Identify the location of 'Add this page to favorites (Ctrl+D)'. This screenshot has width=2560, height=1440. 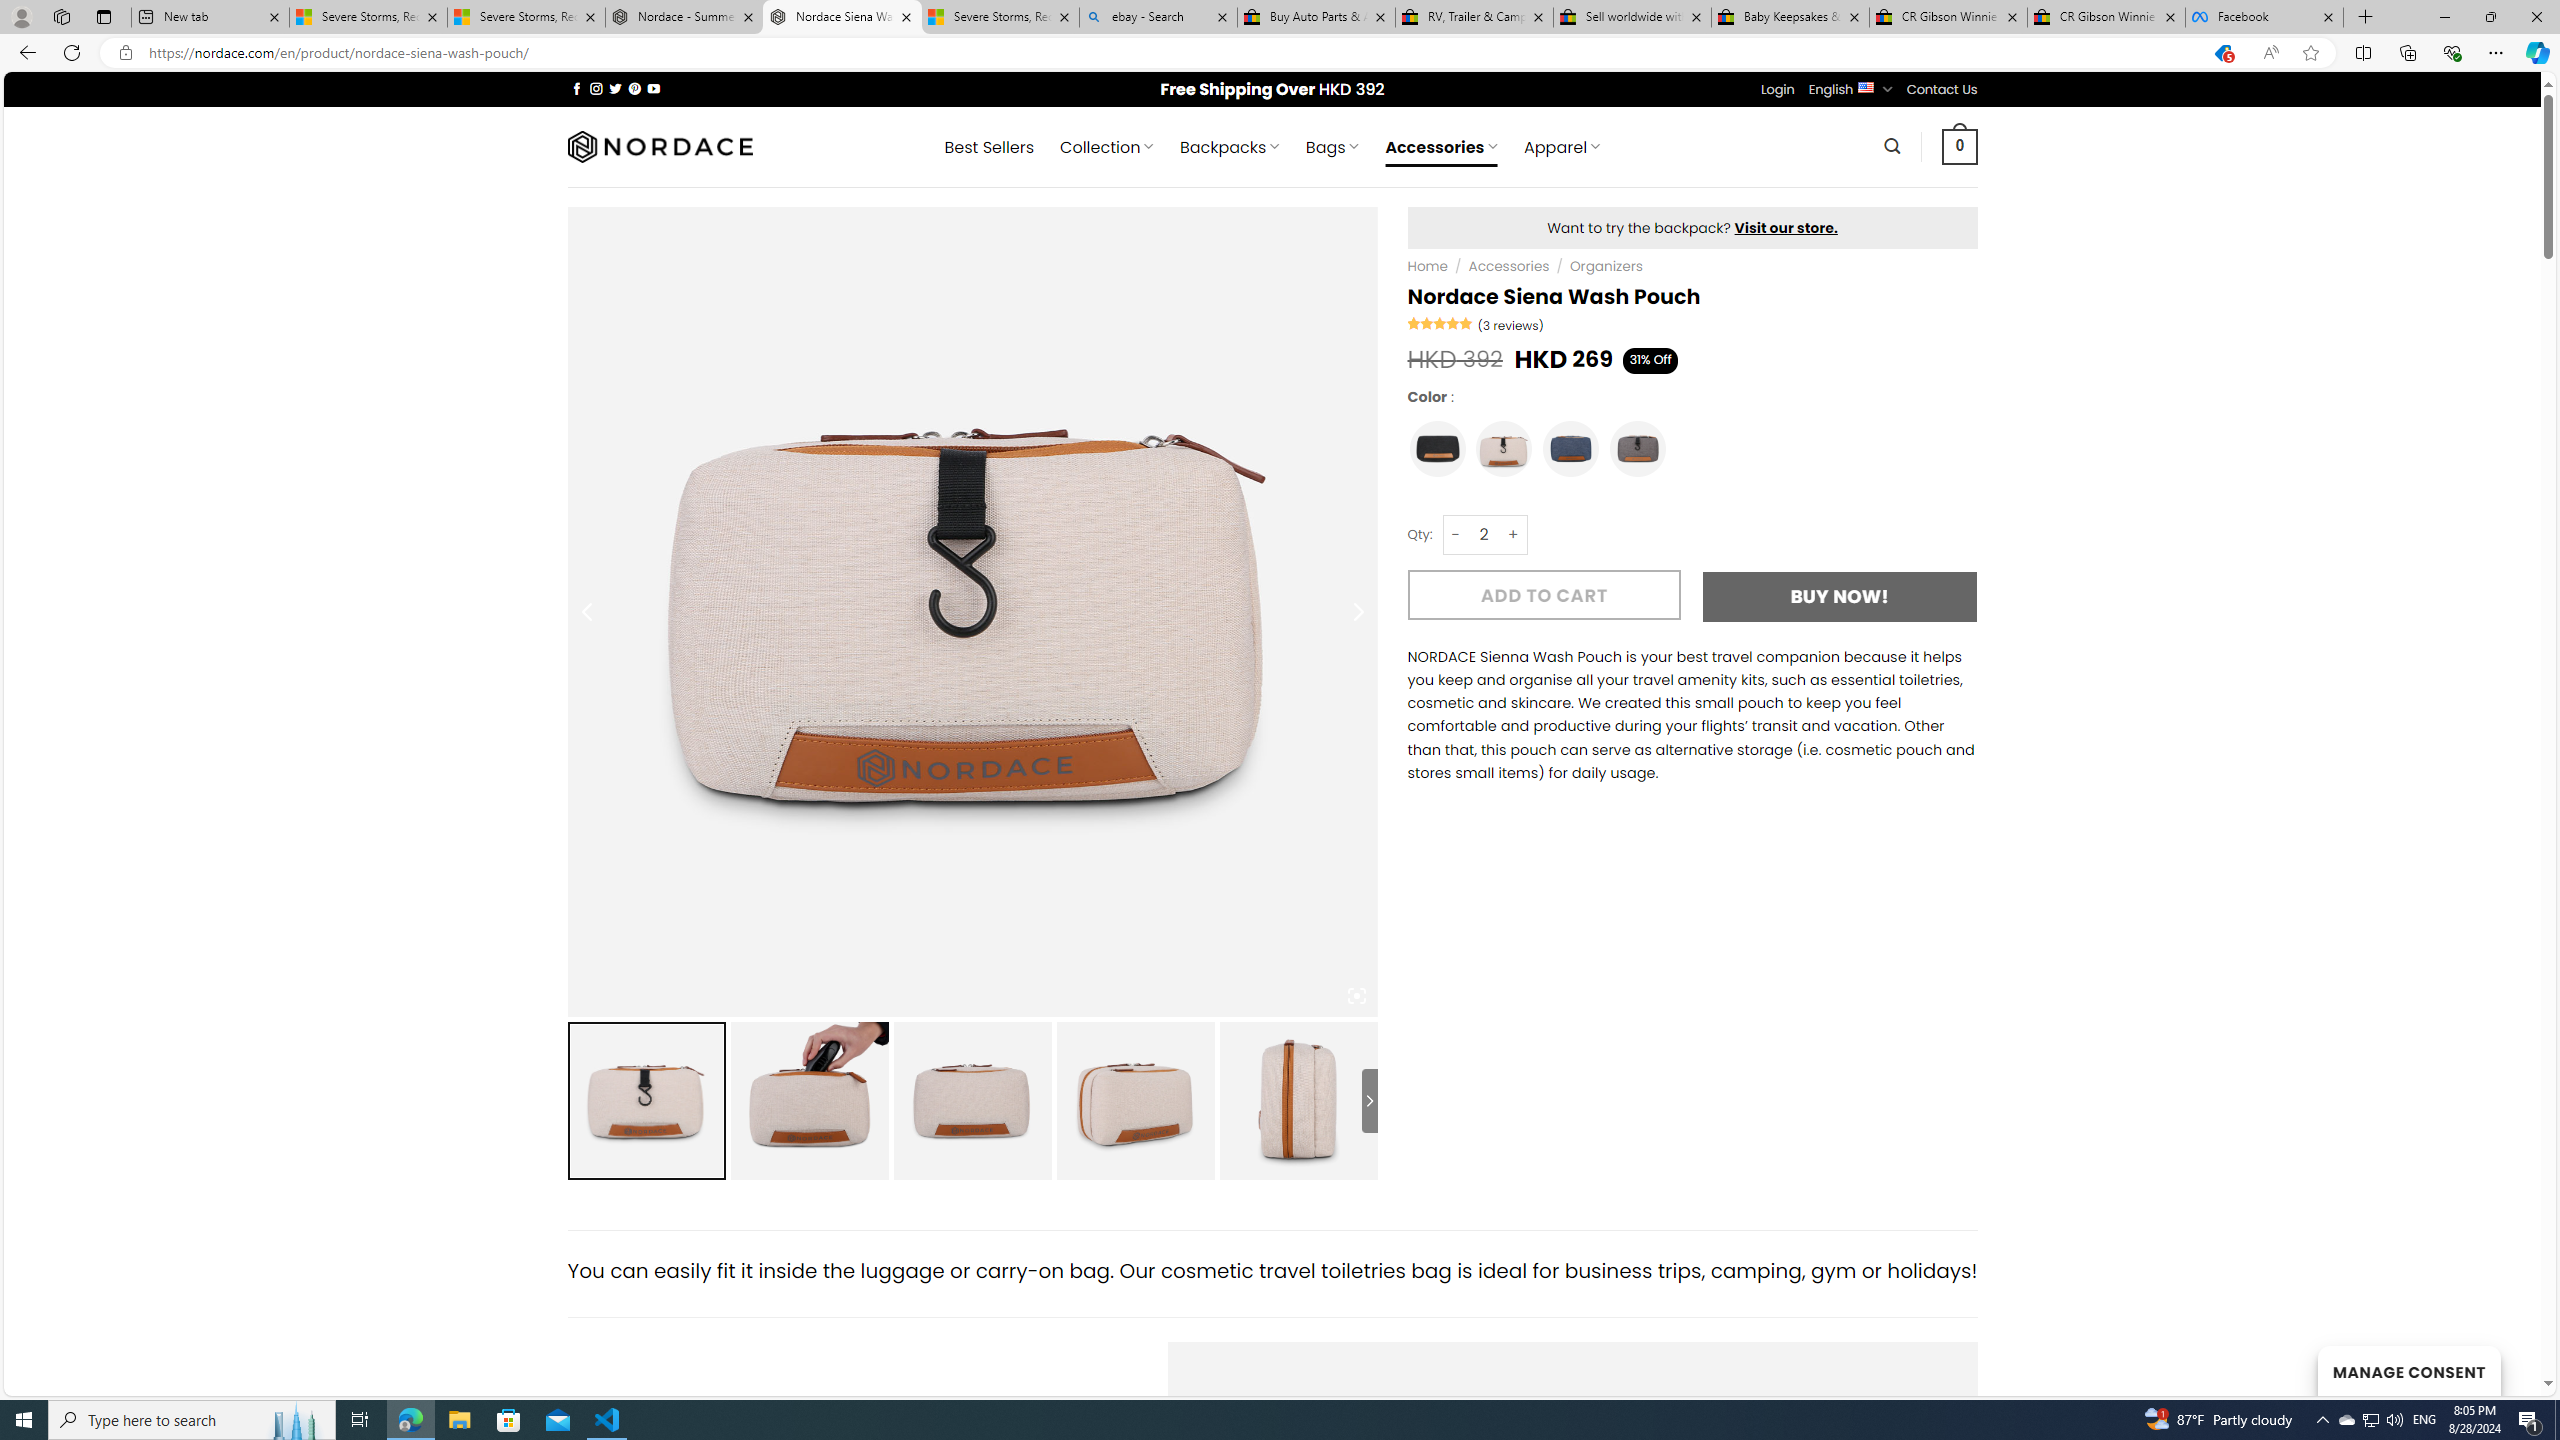
(2311, 53).